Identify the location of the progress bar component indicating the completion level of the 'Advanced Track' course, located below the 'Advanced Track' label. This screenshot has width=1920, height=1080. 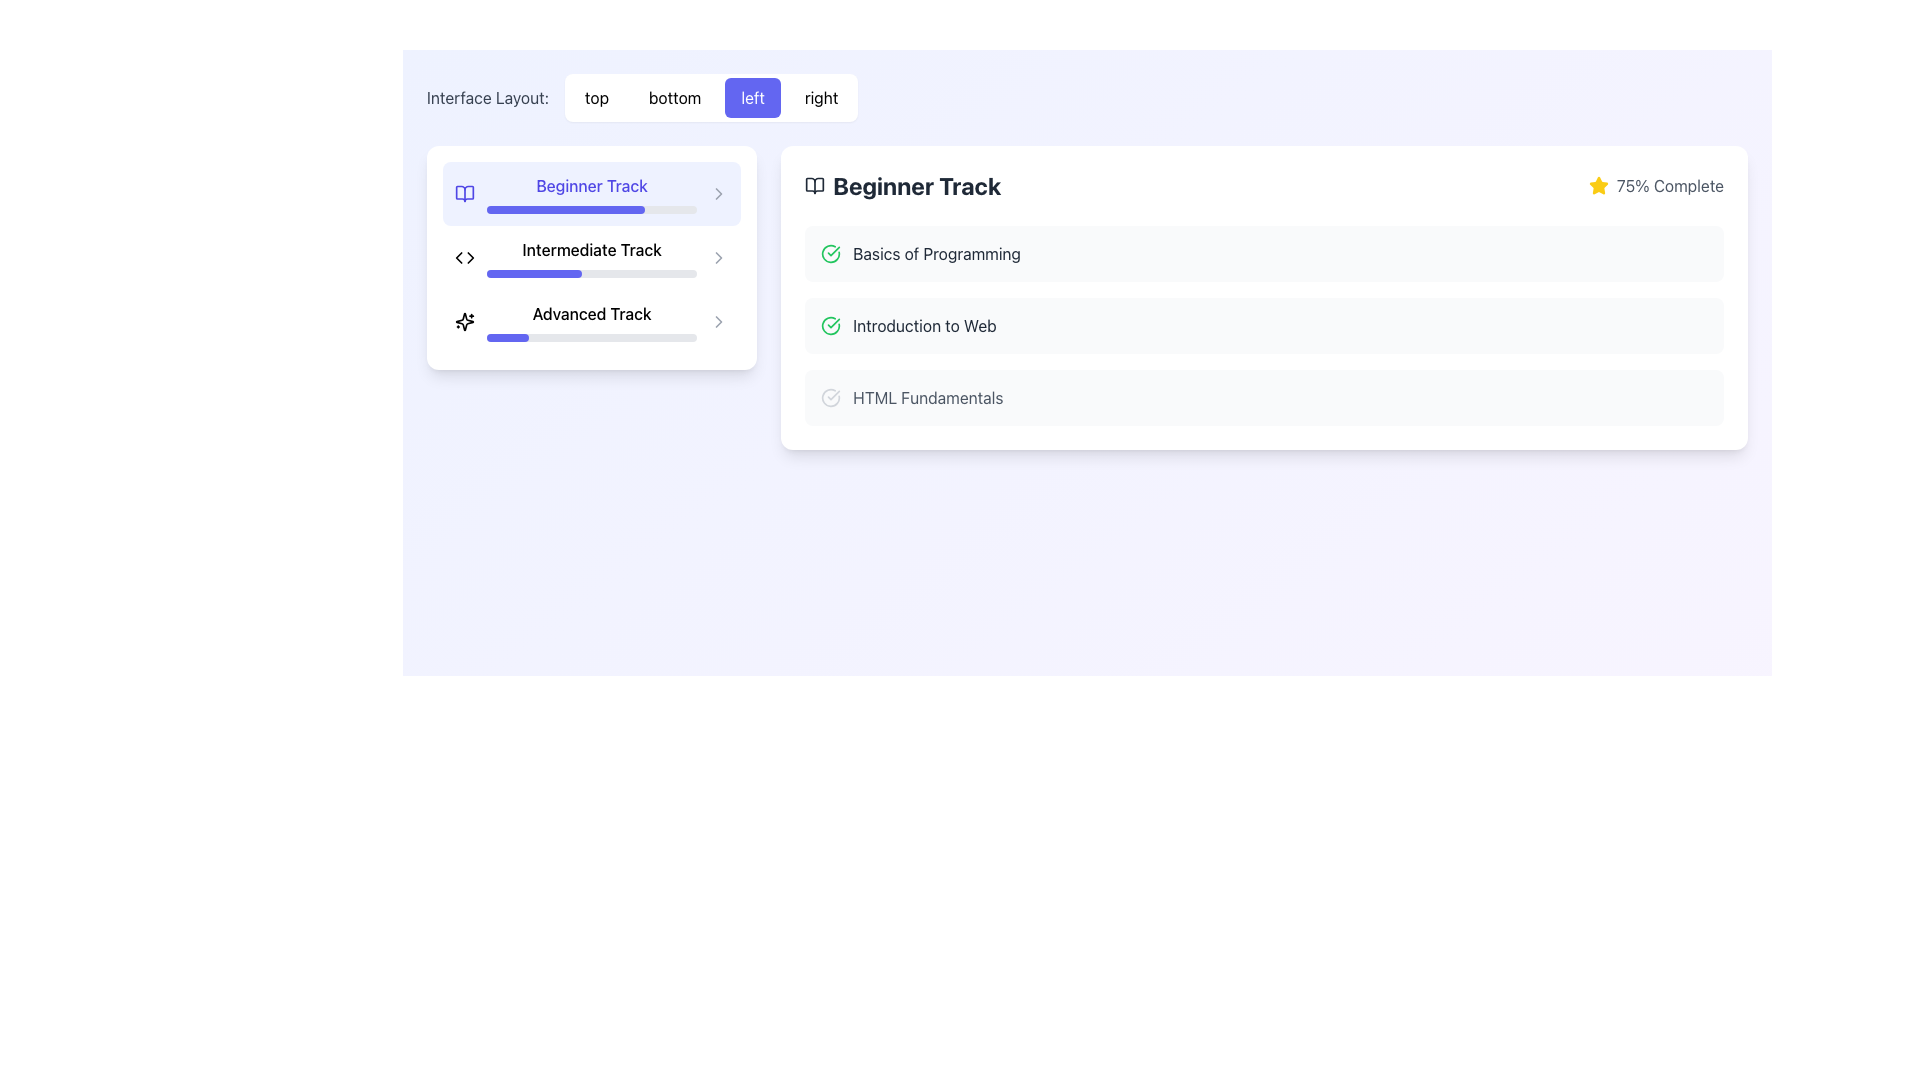
(591, 337).